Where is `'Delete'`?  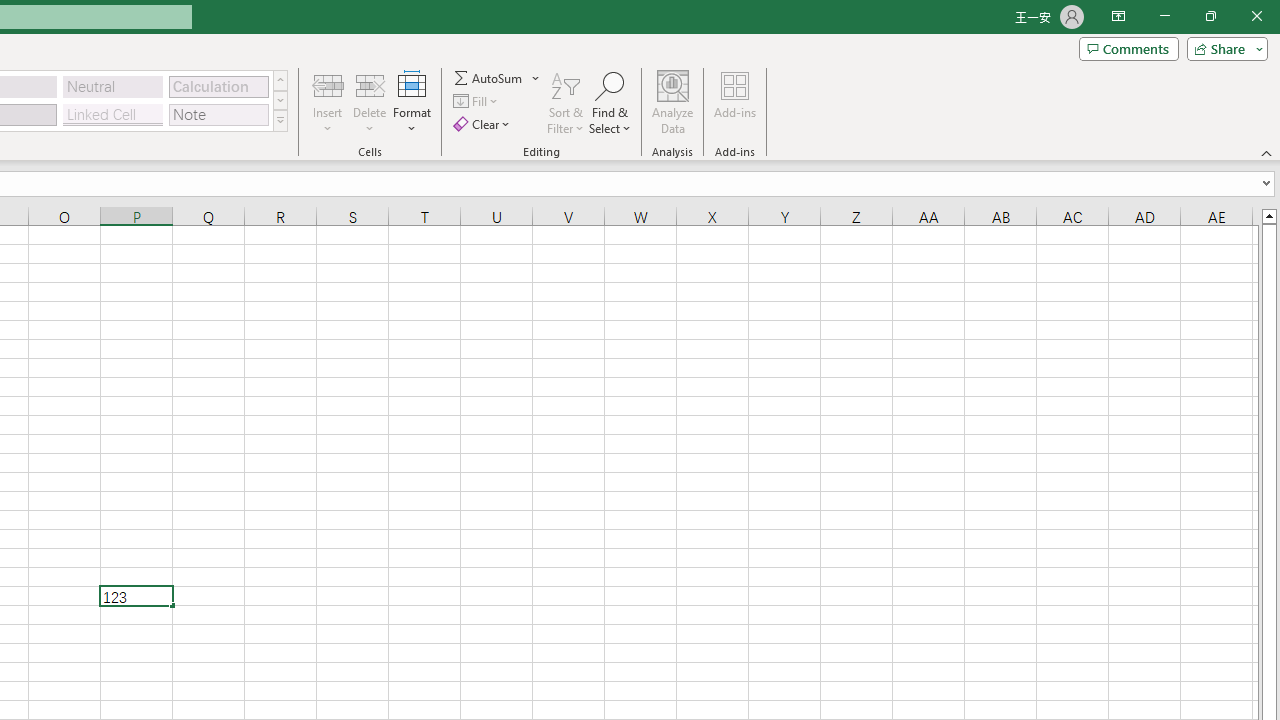 'Delete' is located at coordinates (369, 103).